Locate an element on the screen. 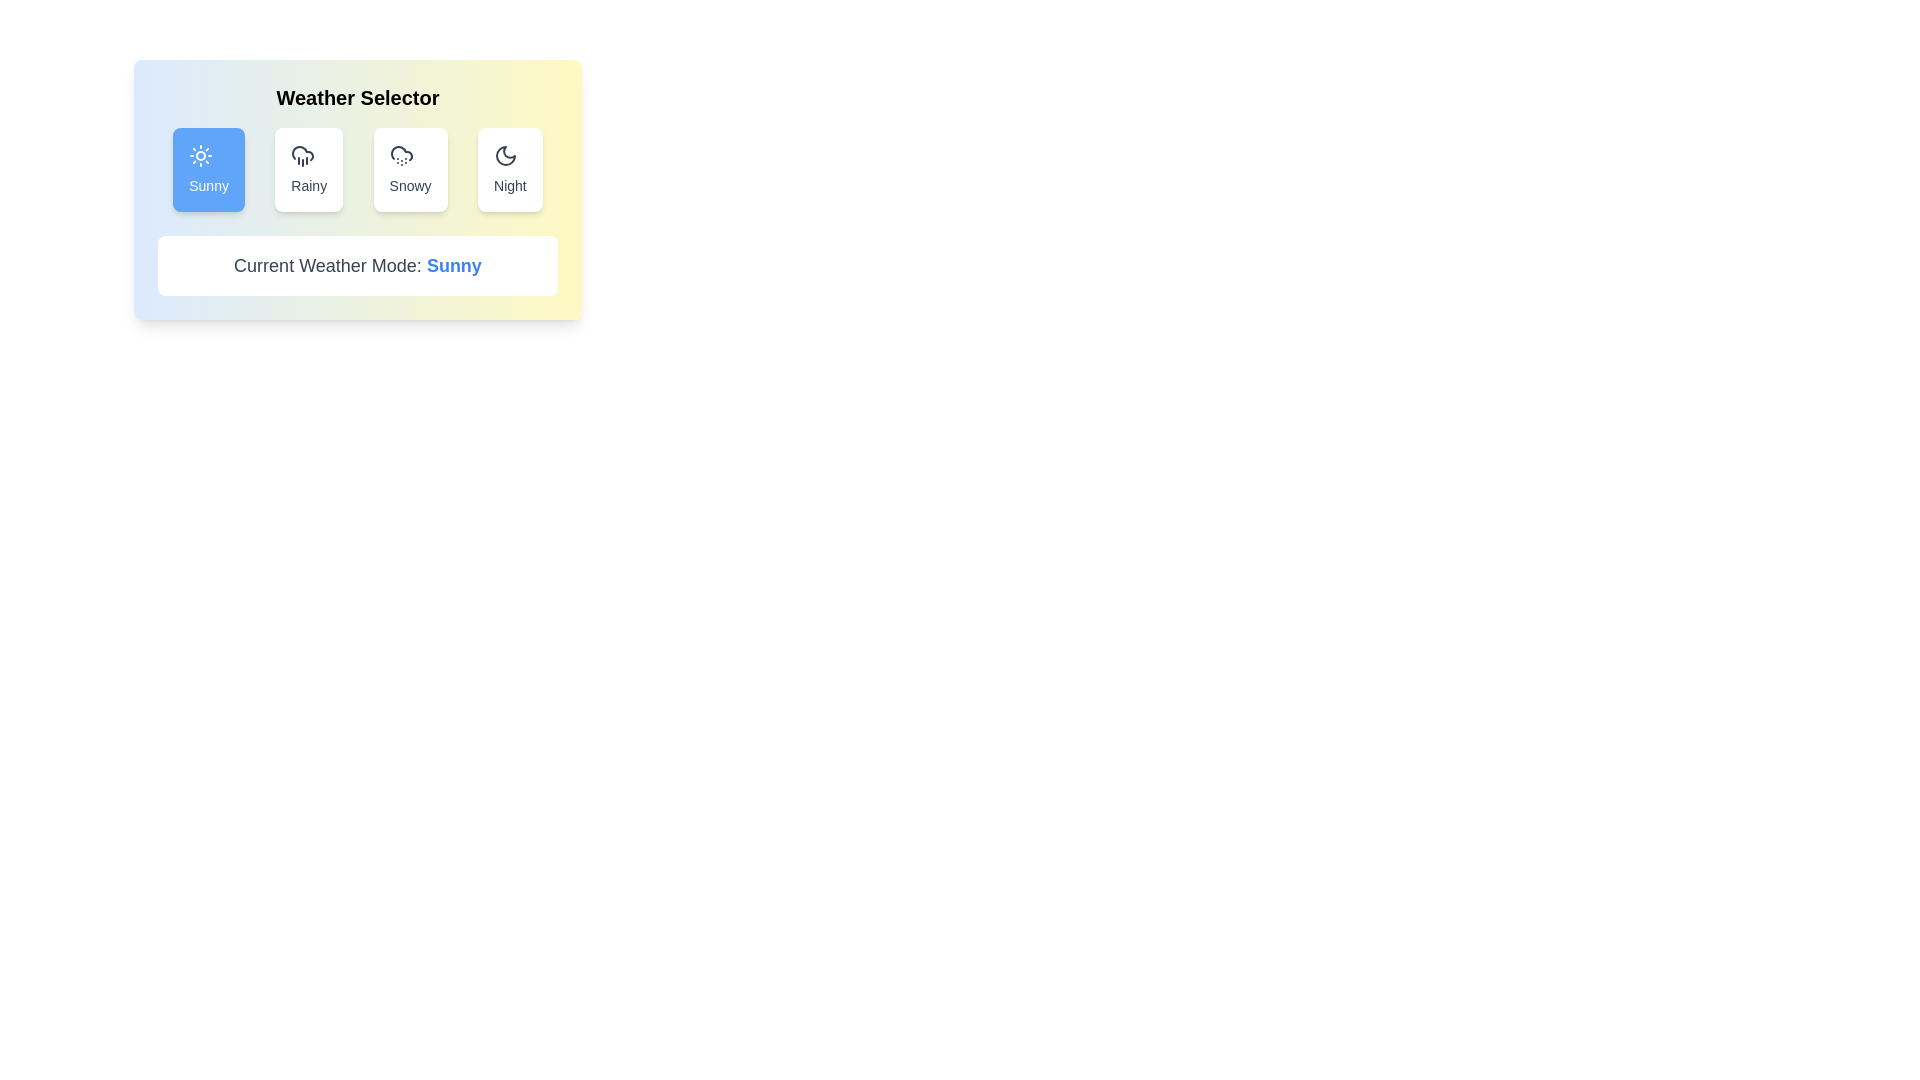 This screenshot has width=1920, height=1080. the weather option Night by clicking its corresponding button is located at coordinates (509, 168).